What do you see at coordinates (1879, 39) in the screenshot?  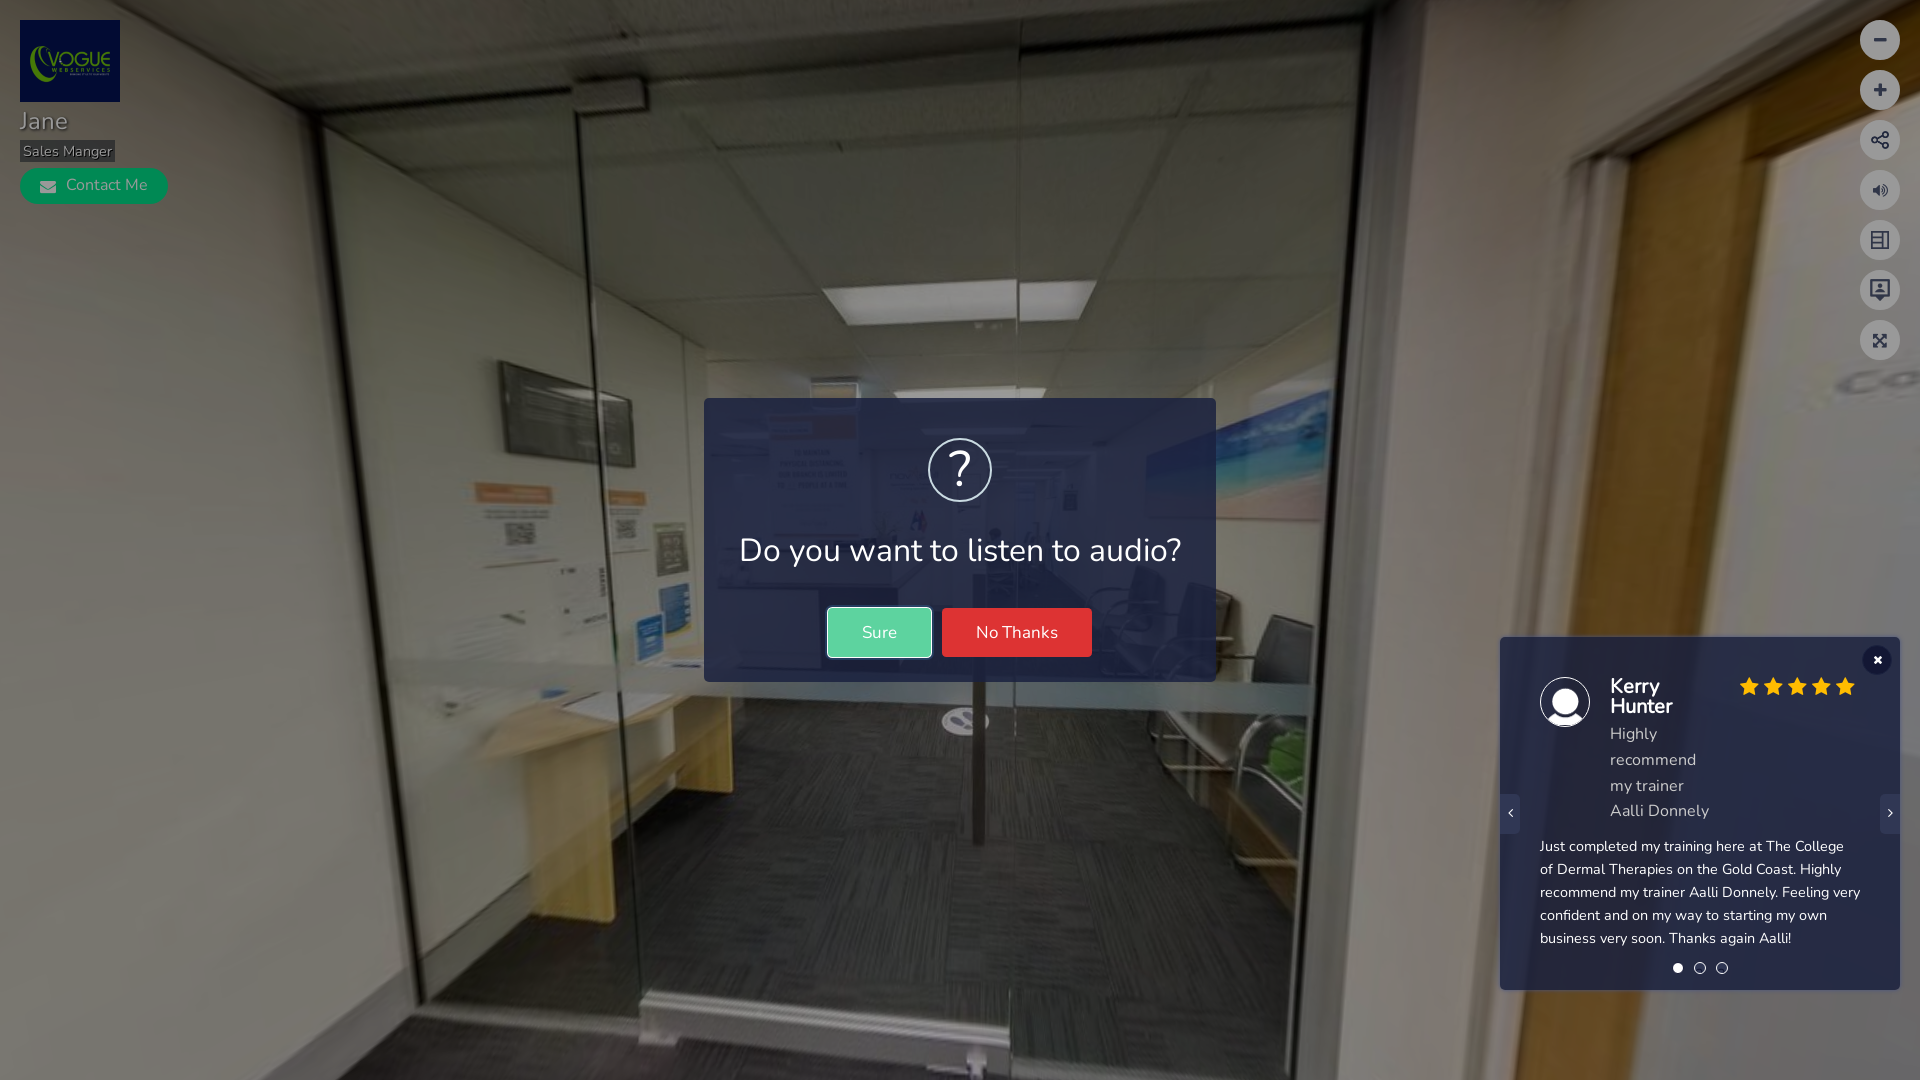 I see `'Zoom In'` at bounding box center [1879, 39].